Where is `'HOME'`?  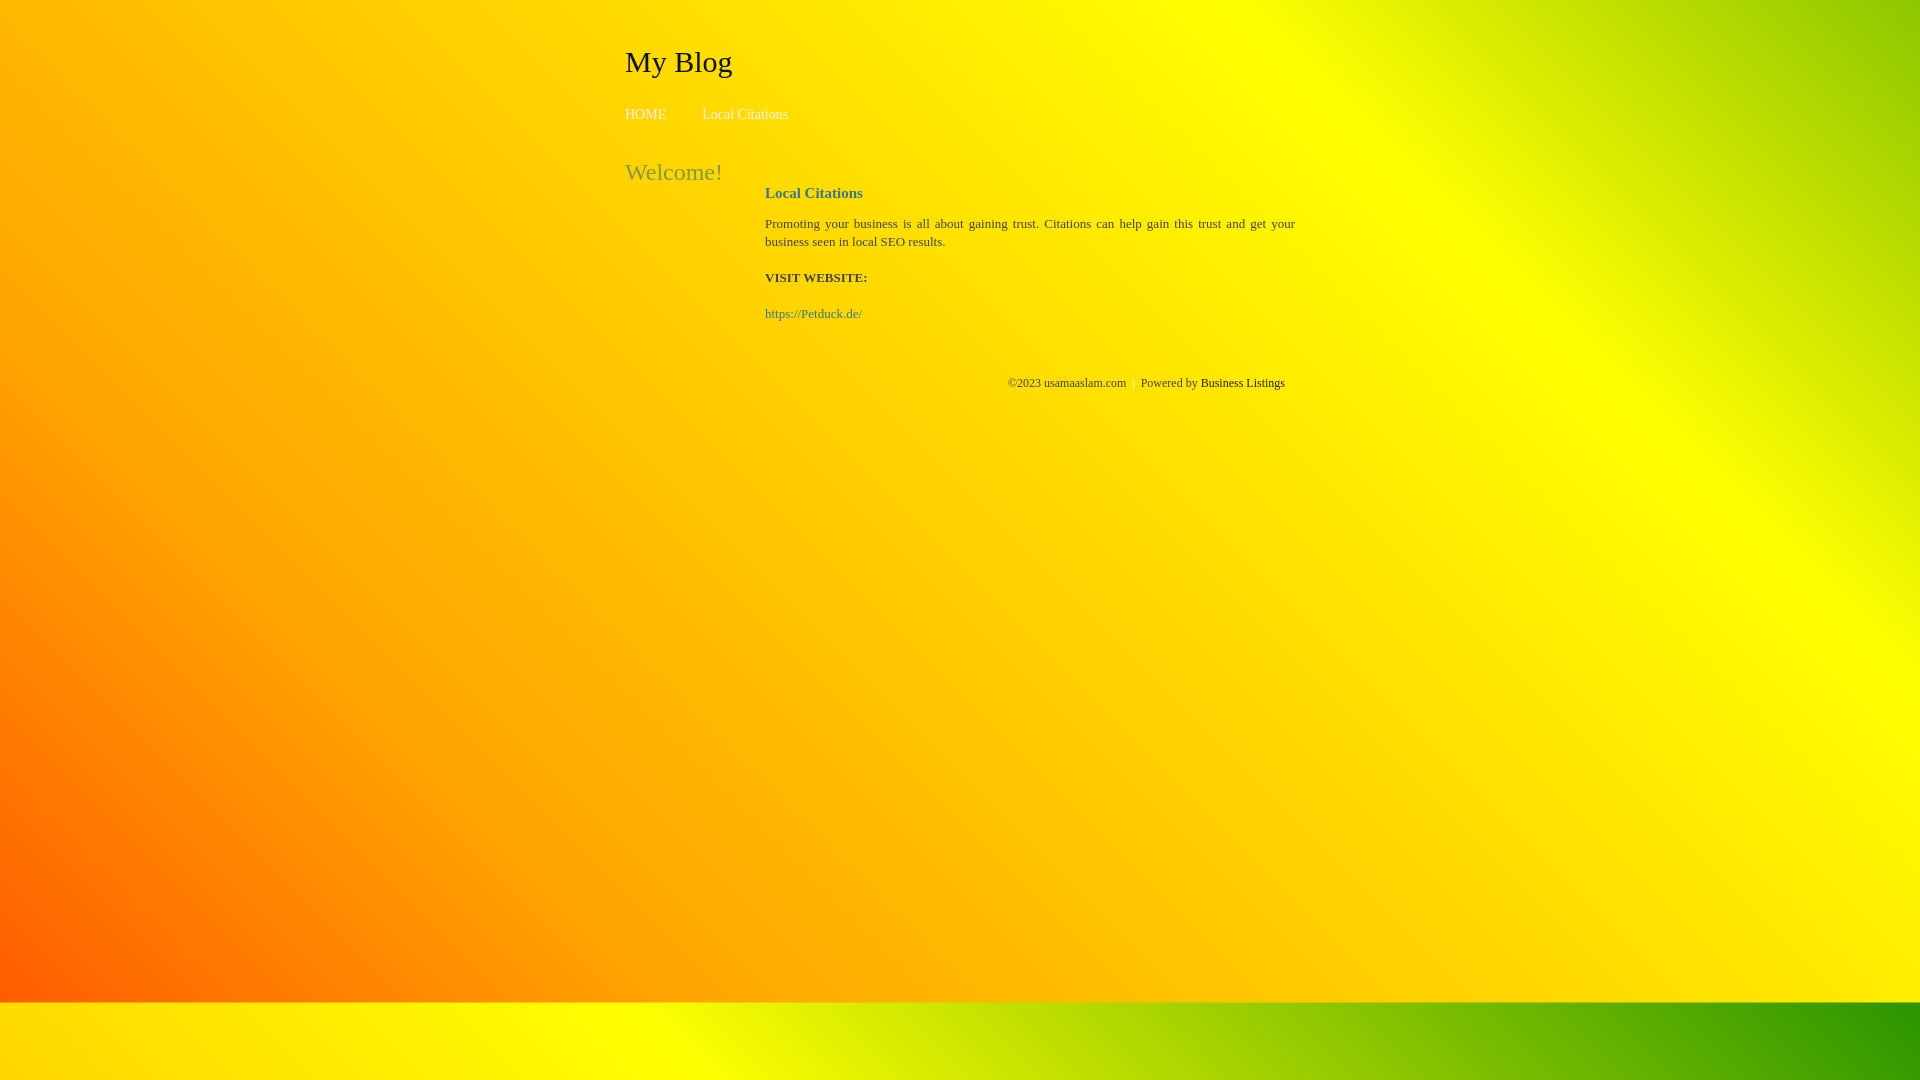
'HOME' is located at coordinates (645, 114).